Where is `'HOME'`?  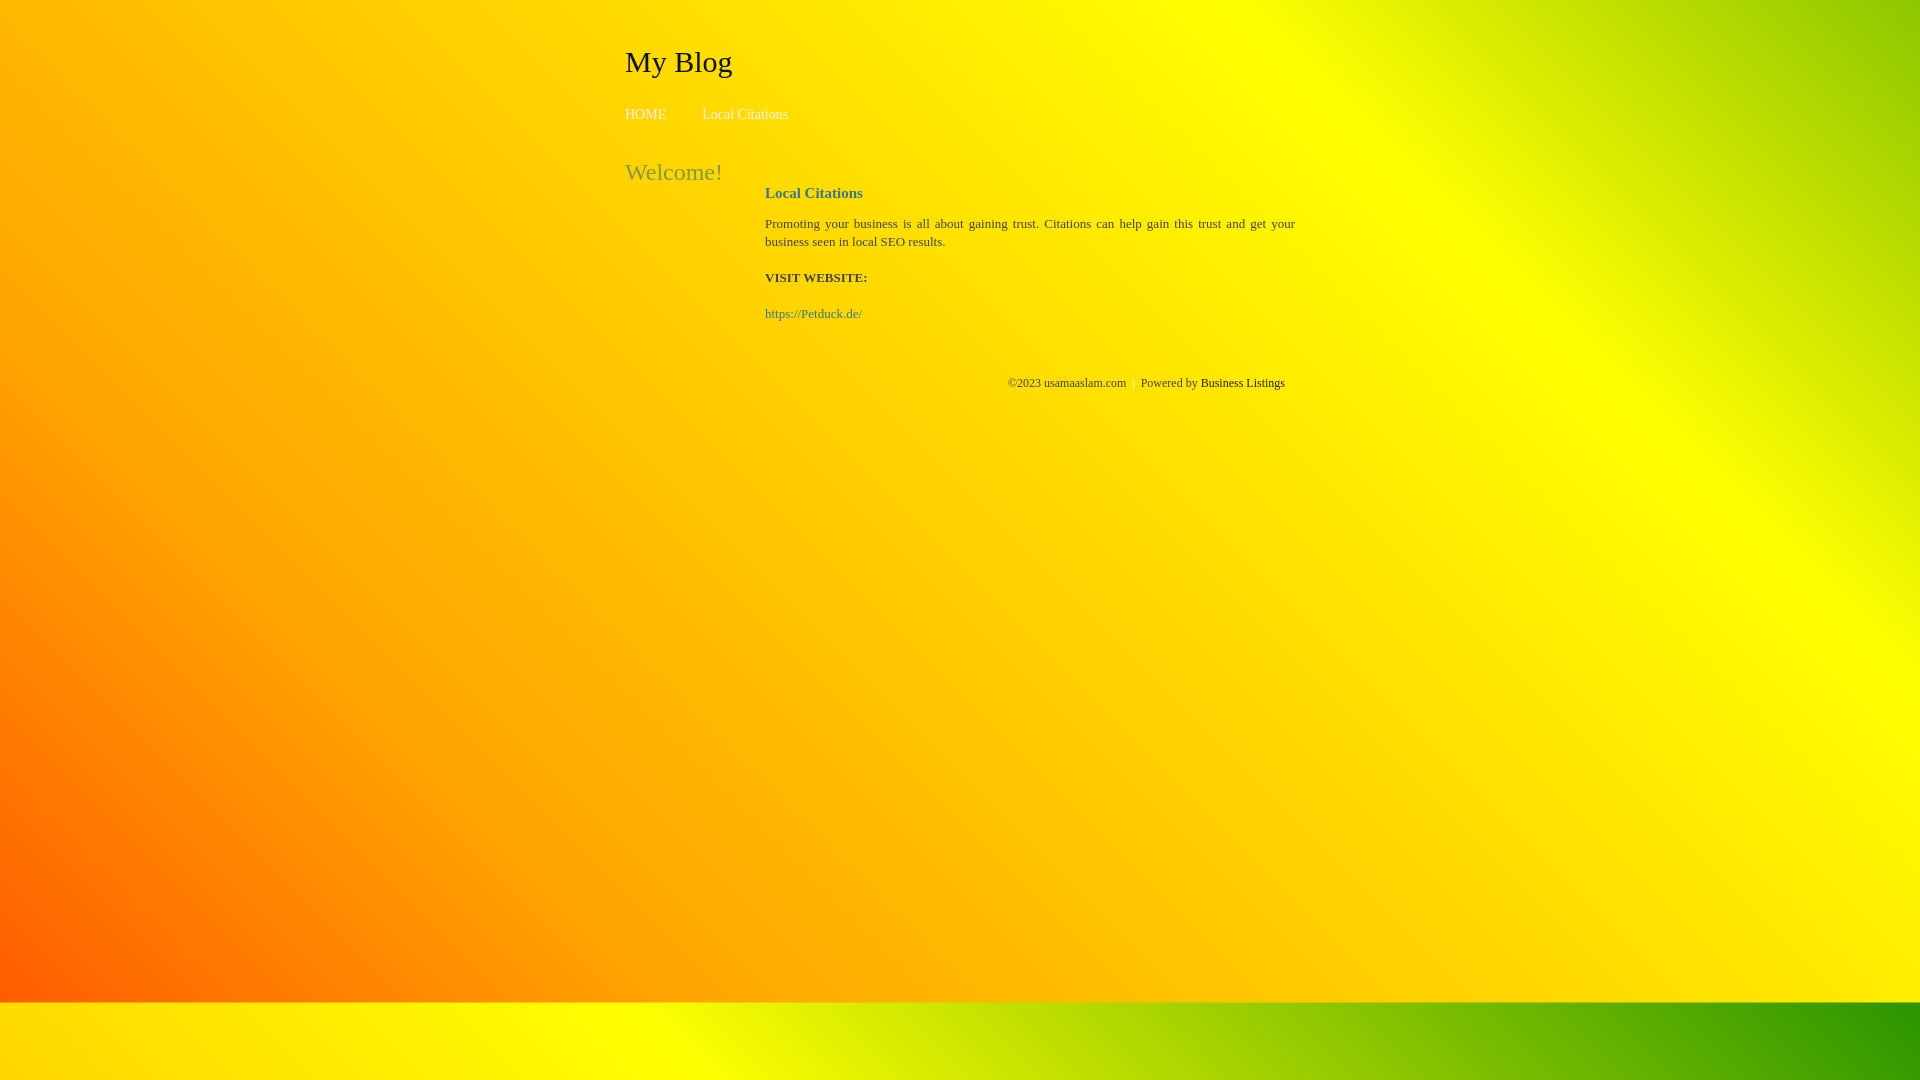
'HOME' is located at coordinates (645, 114).